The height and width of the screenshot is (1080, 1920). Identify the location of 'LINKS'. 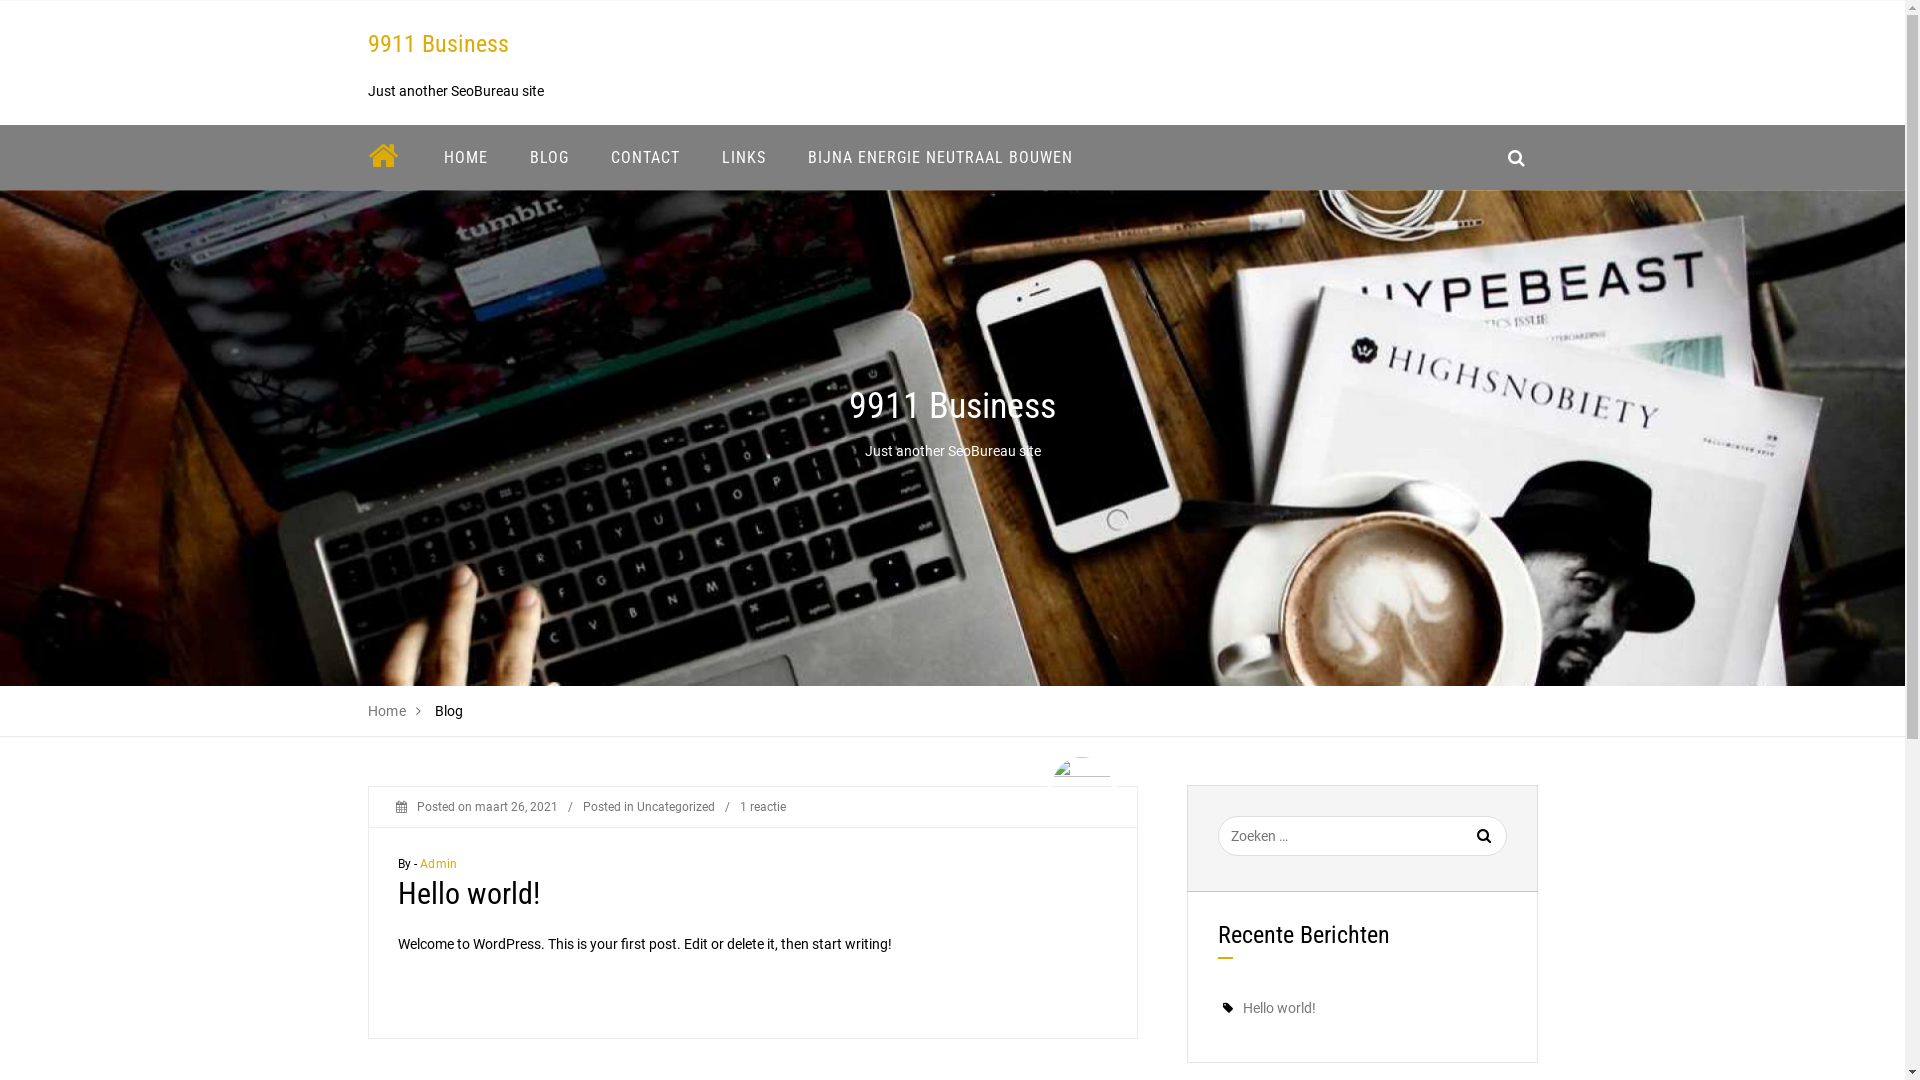
(742, 156).